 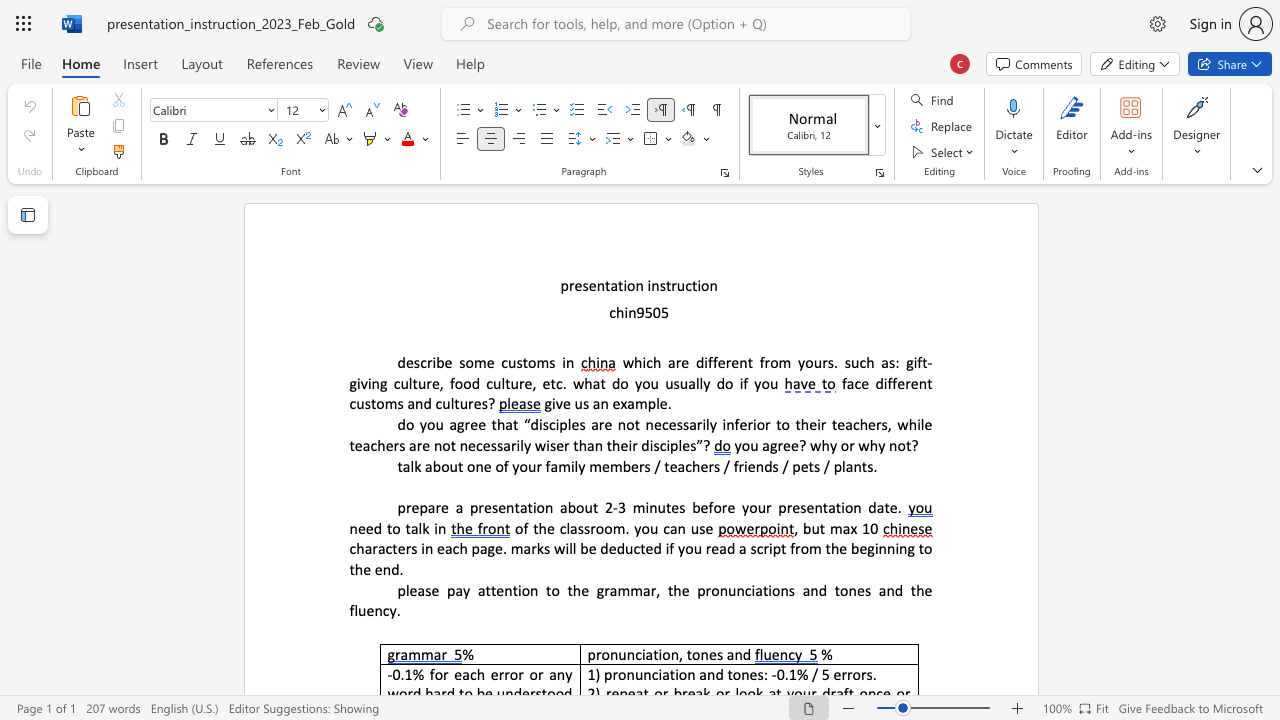 What do you see at coordinates (480, 362) in the screenshot?
I see `the 1th character "m" in the text` at bounding box center [480, 362].